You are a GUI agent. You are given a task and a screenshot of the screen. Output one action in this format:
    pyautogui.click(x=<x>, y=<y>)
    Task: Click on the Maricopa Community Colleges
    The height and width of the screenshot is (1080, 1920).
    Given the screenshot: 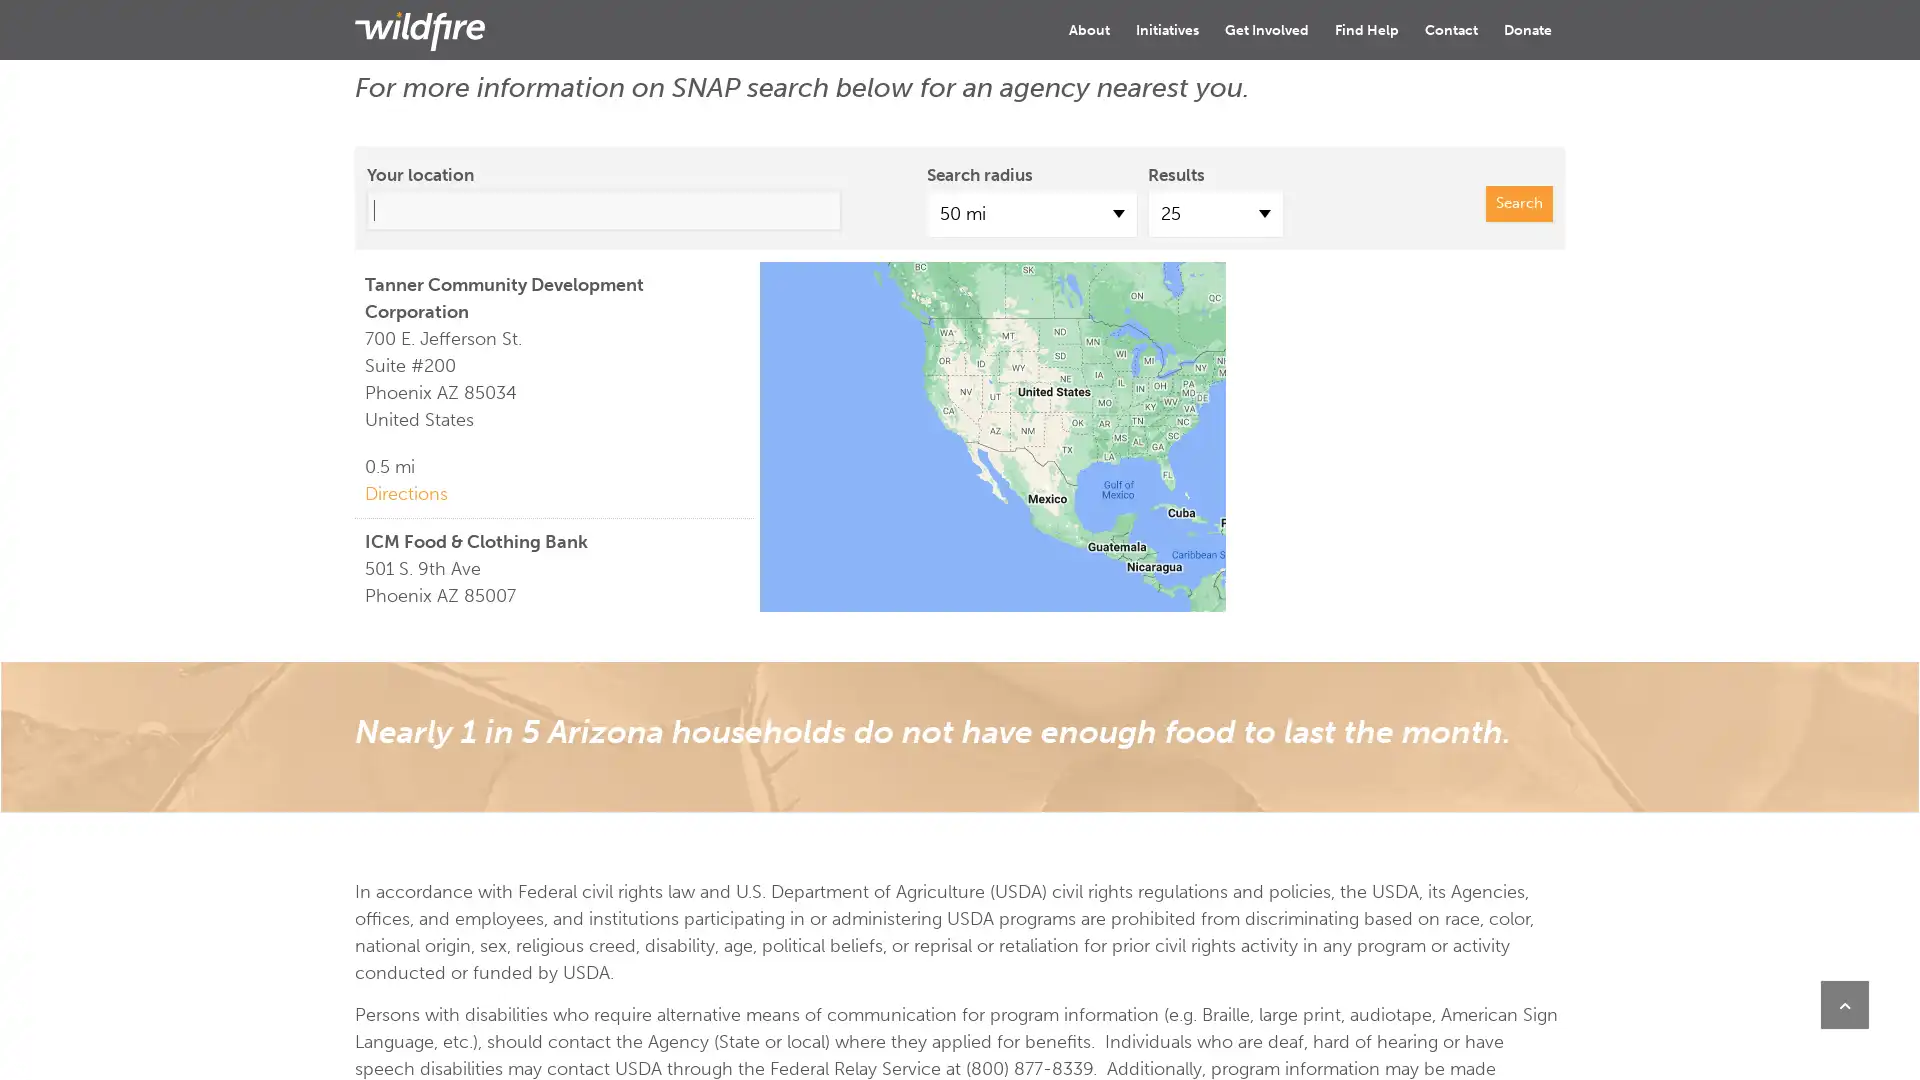 What is the action you would take?
    pyautogui.click(x=1184, y=481)
    